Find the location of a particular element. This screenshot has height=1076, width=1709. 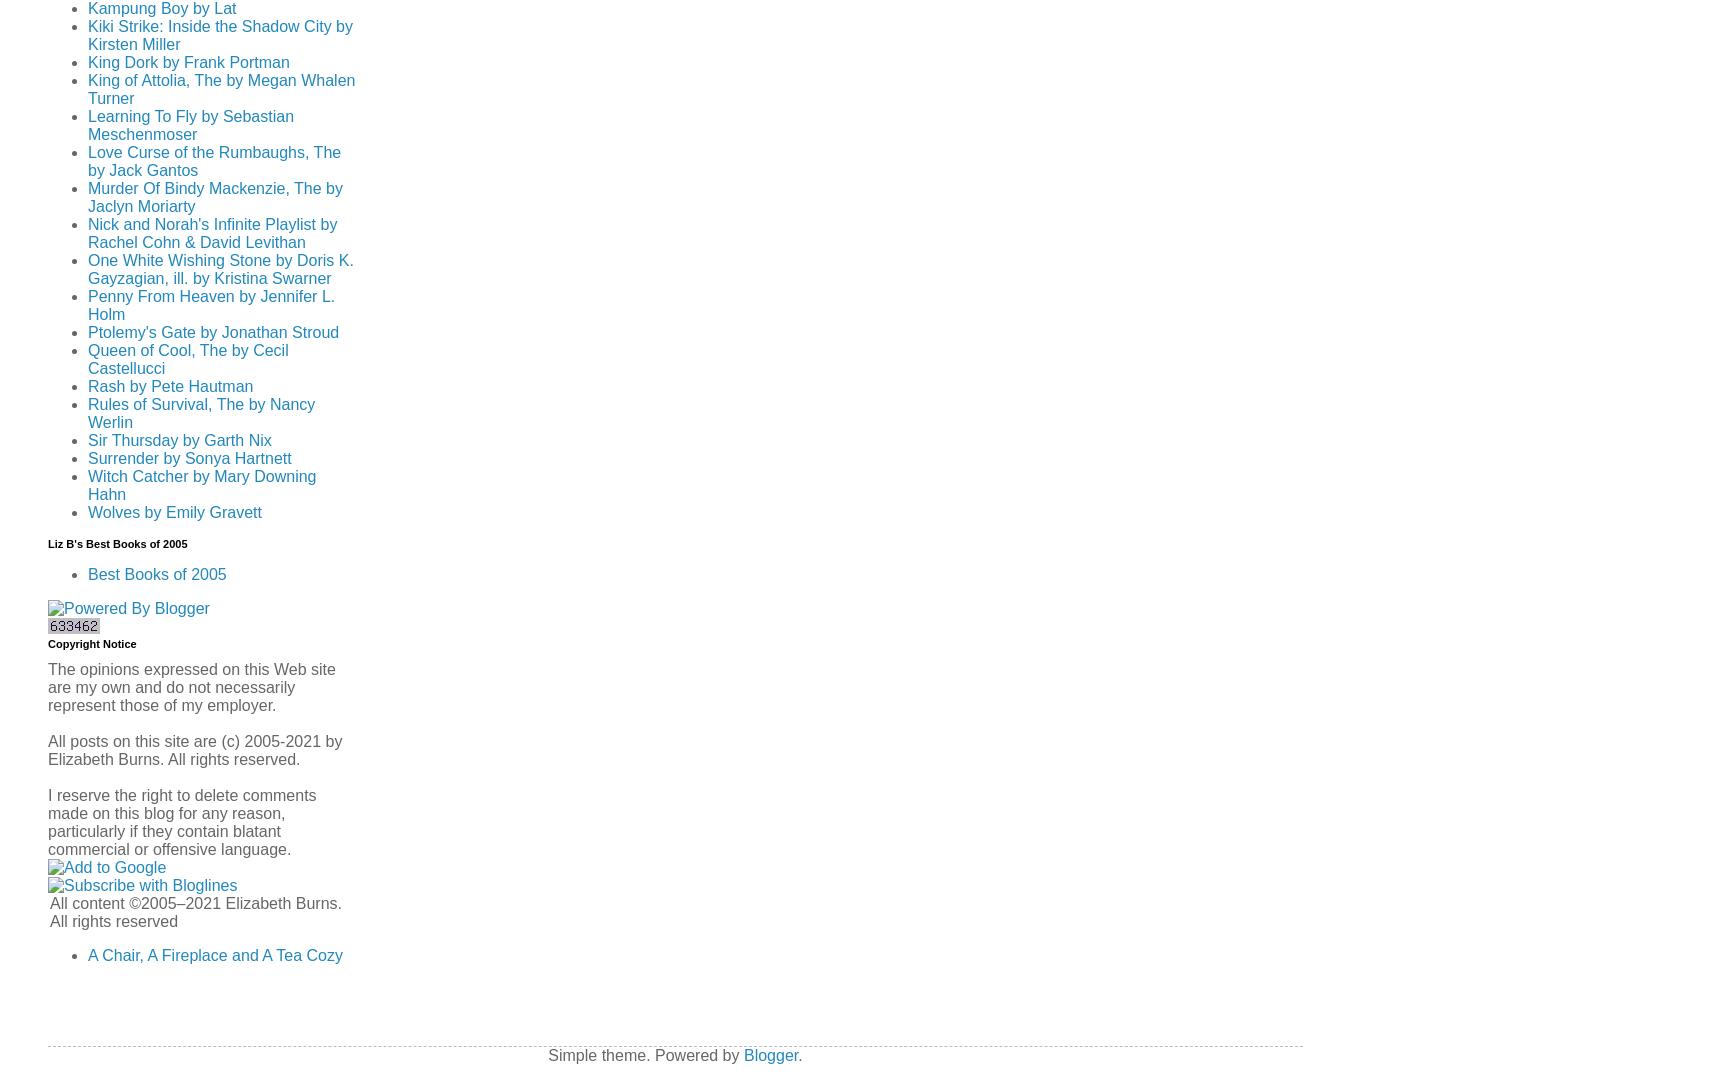

'One White Wishing Stone by Doris K. Gayzagian, ill. by Kristina Swarner' is located at coordinates (219, 269).